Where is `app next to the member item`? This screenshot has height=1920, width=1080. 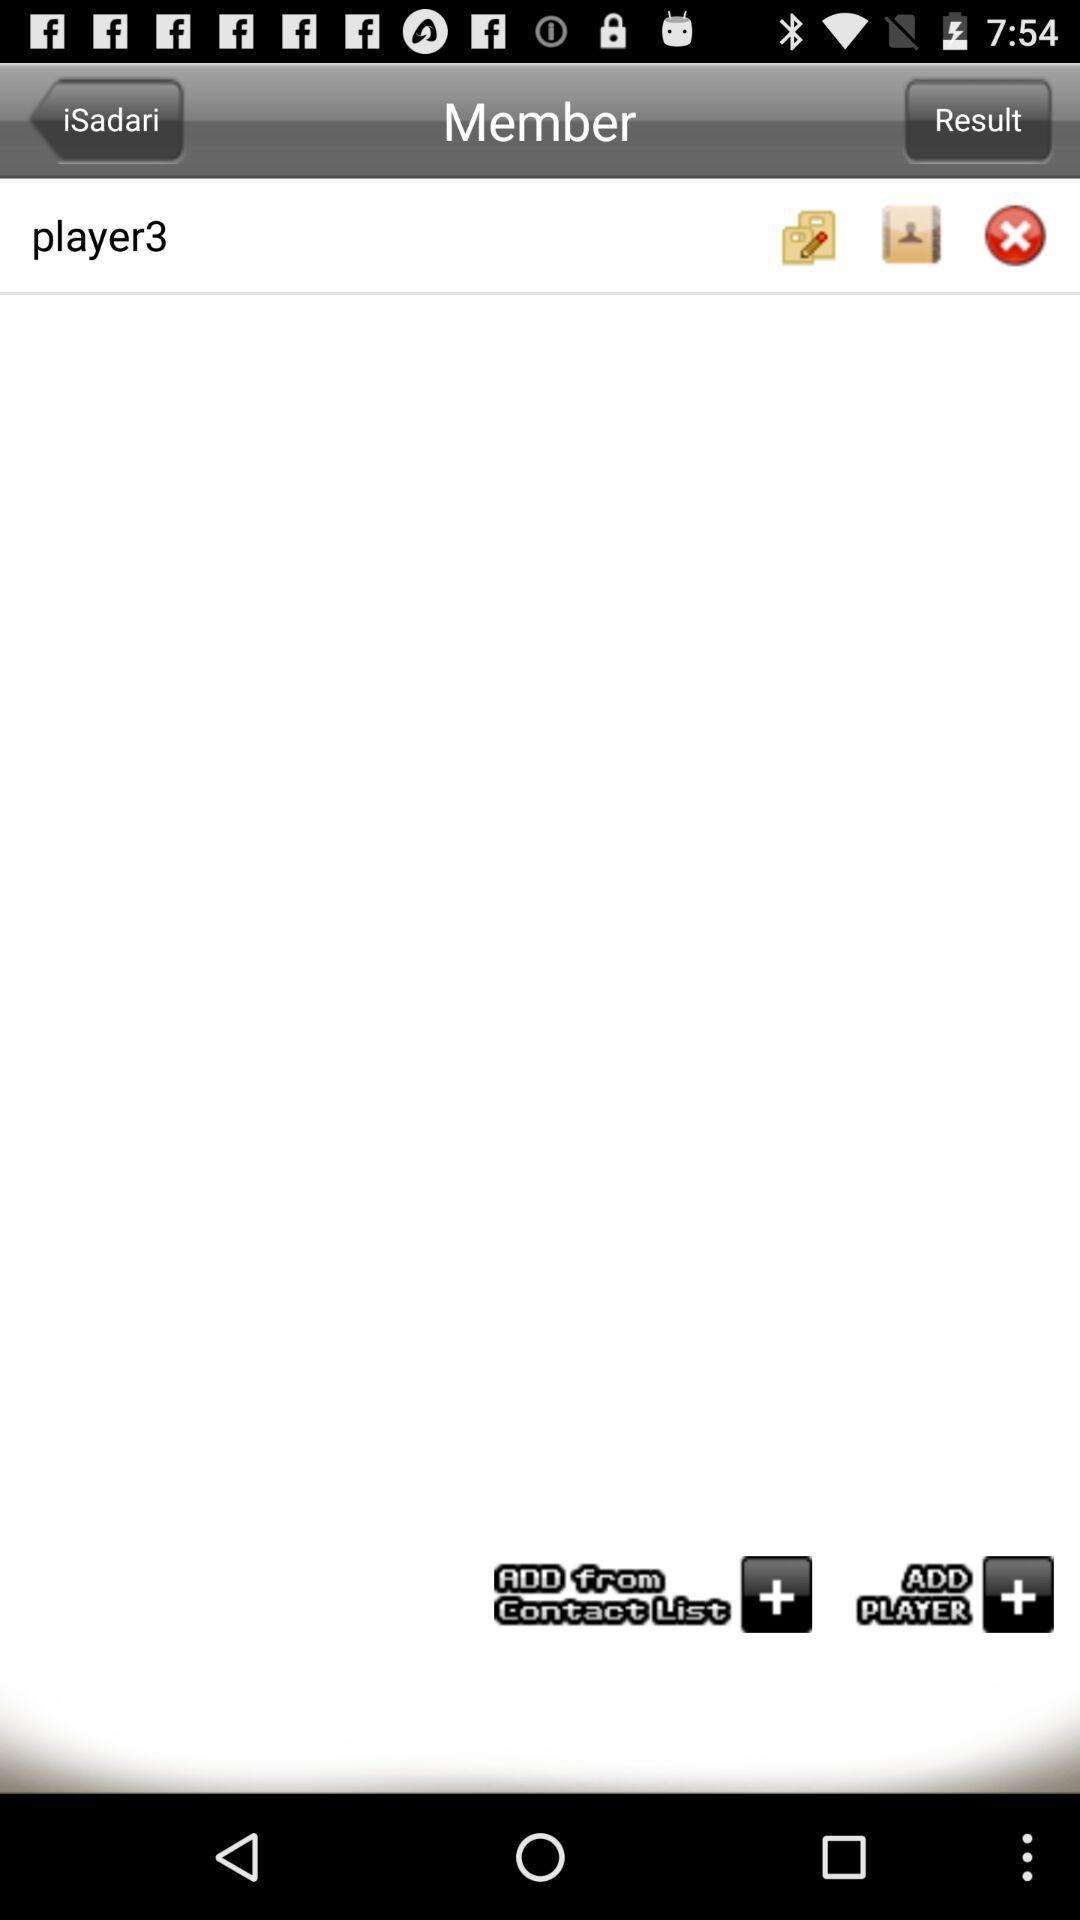 app next to the member item is located at coordinates (106, 119).